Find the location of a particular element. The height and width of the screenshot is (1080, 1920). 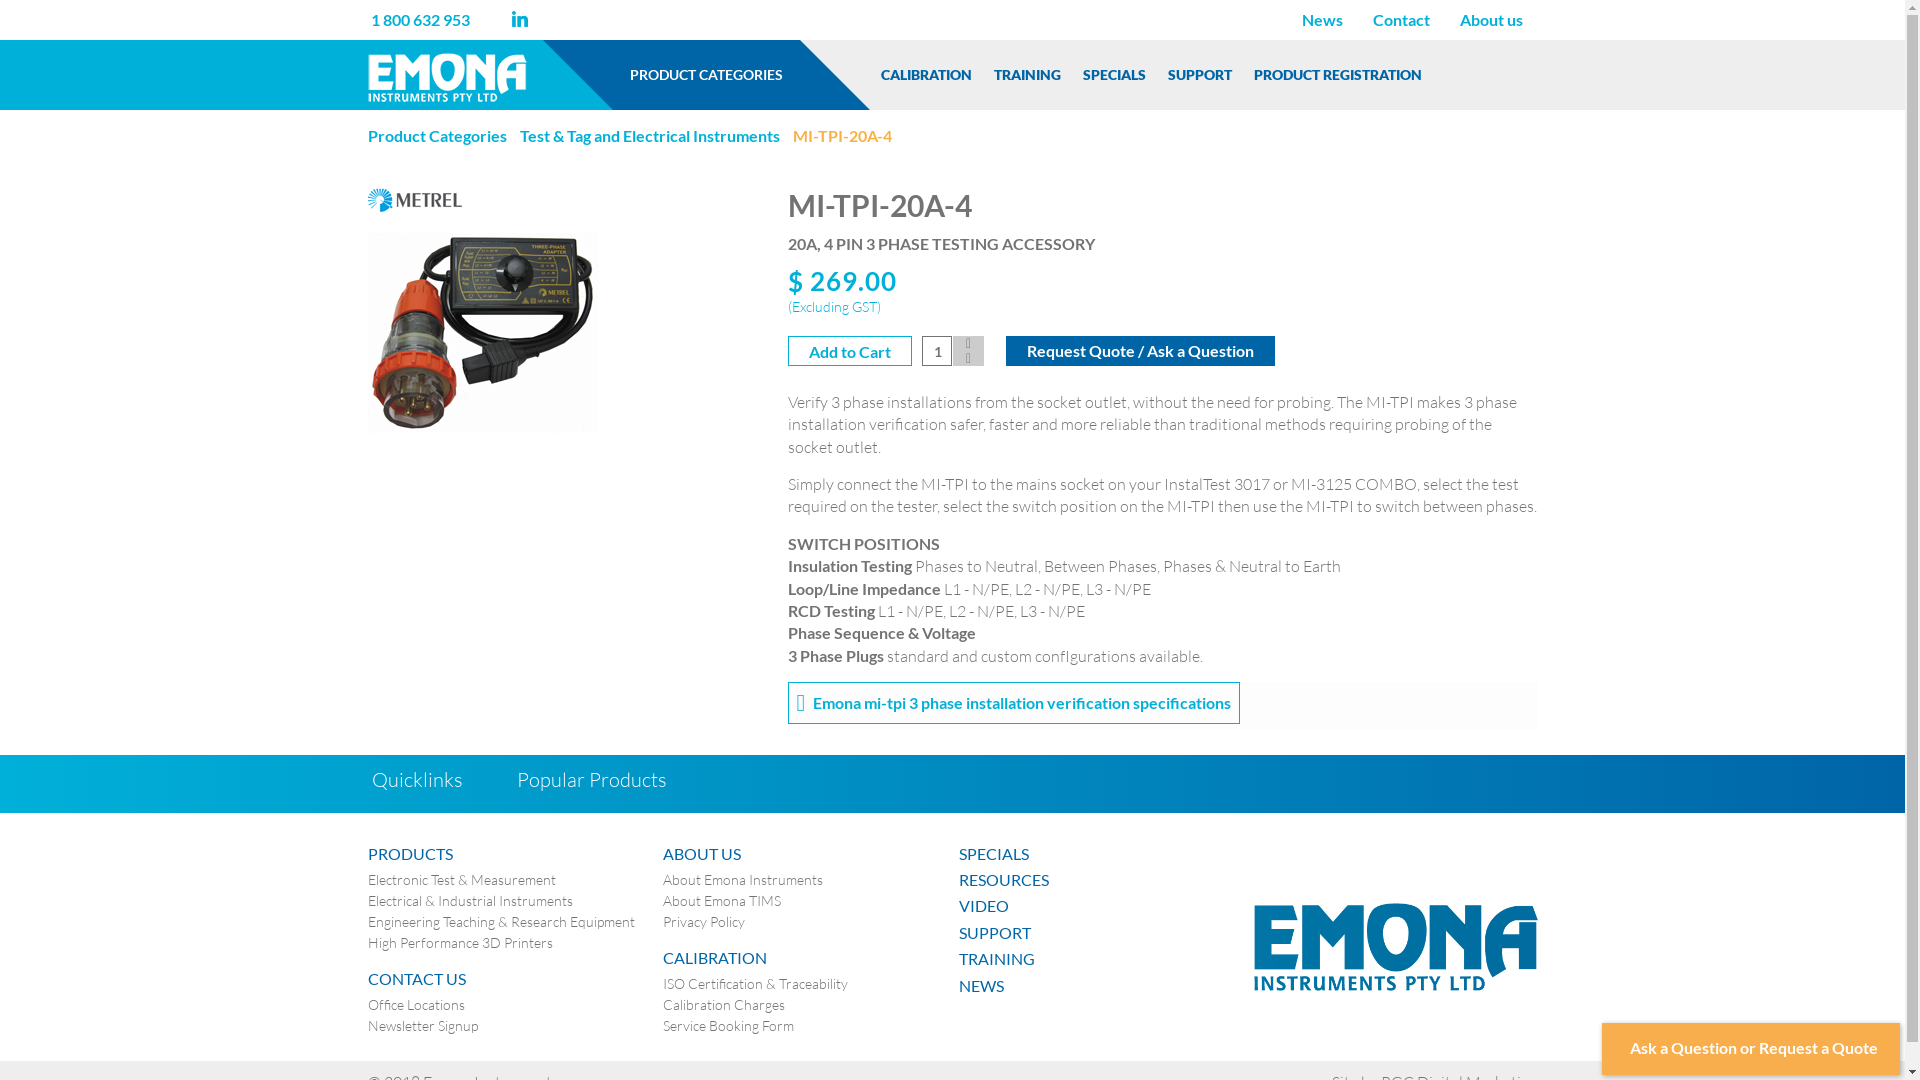

'About Emona Instruments' is located at coordinates (662, 878).